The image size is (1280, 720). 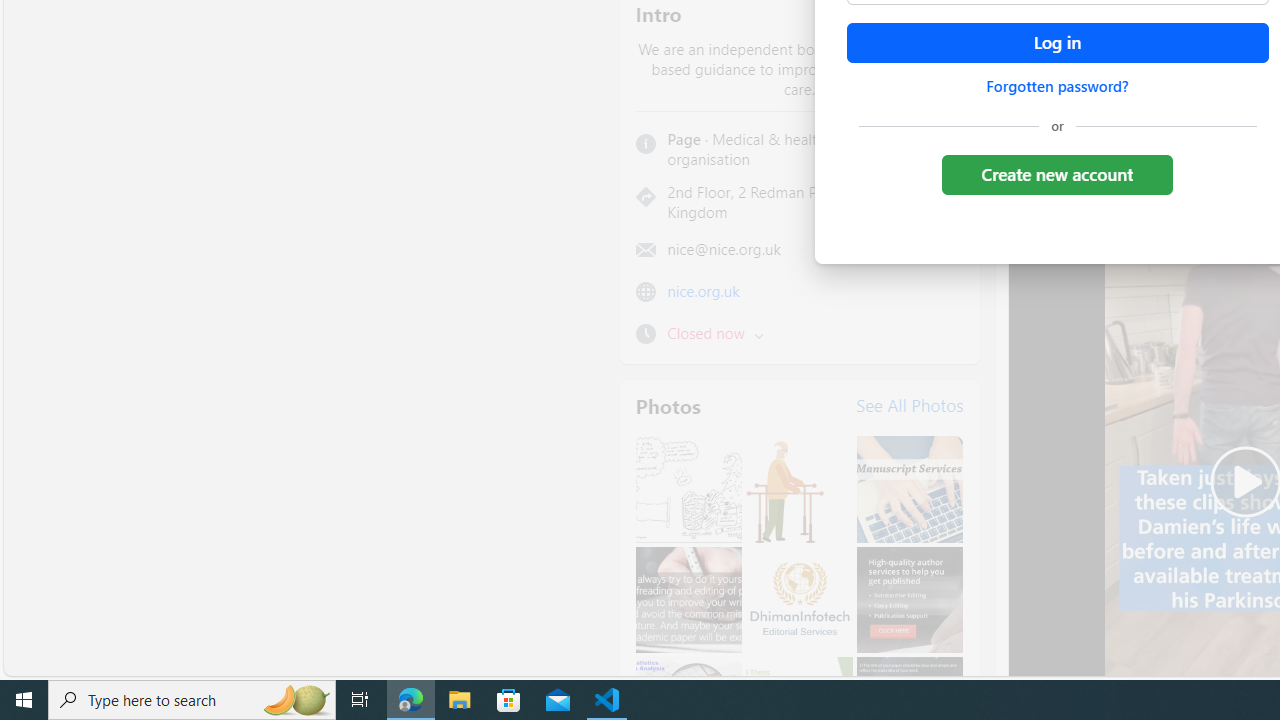 I want to click on 'Create new account', so click(x=1056, y=173).